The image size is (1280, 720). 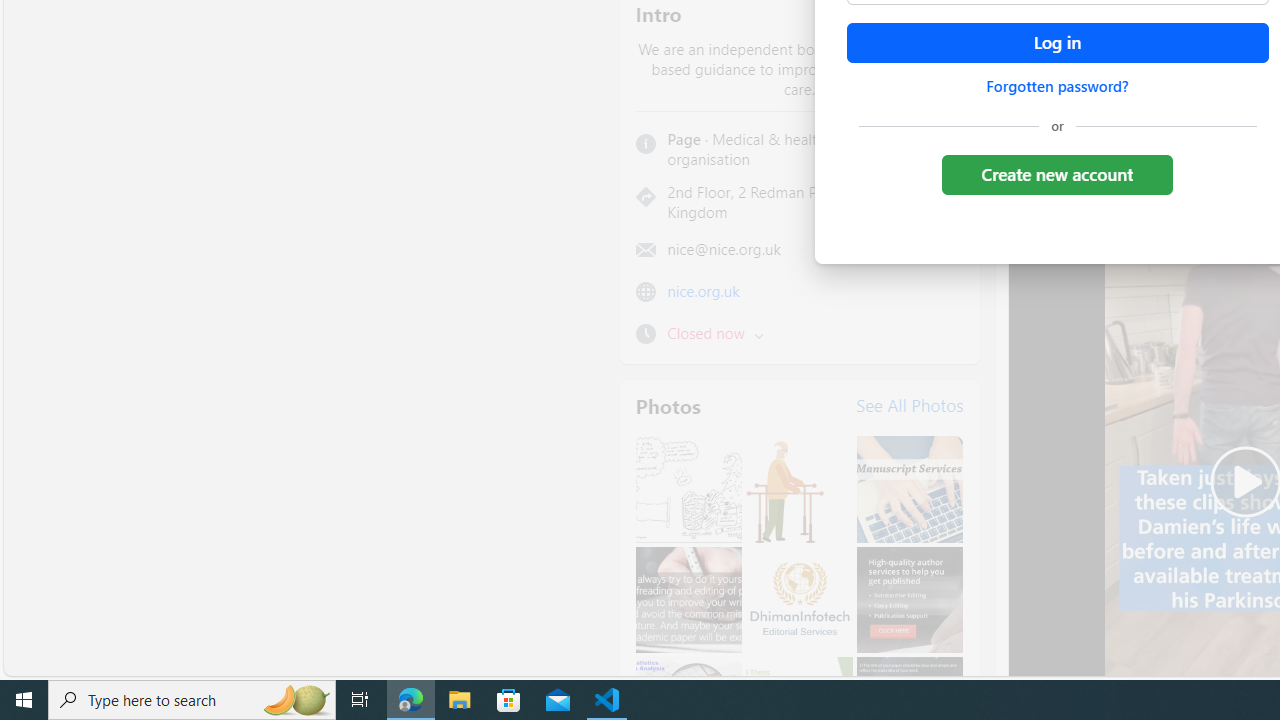 I want to click on 'Create new account', so click(x=1056, y=173).